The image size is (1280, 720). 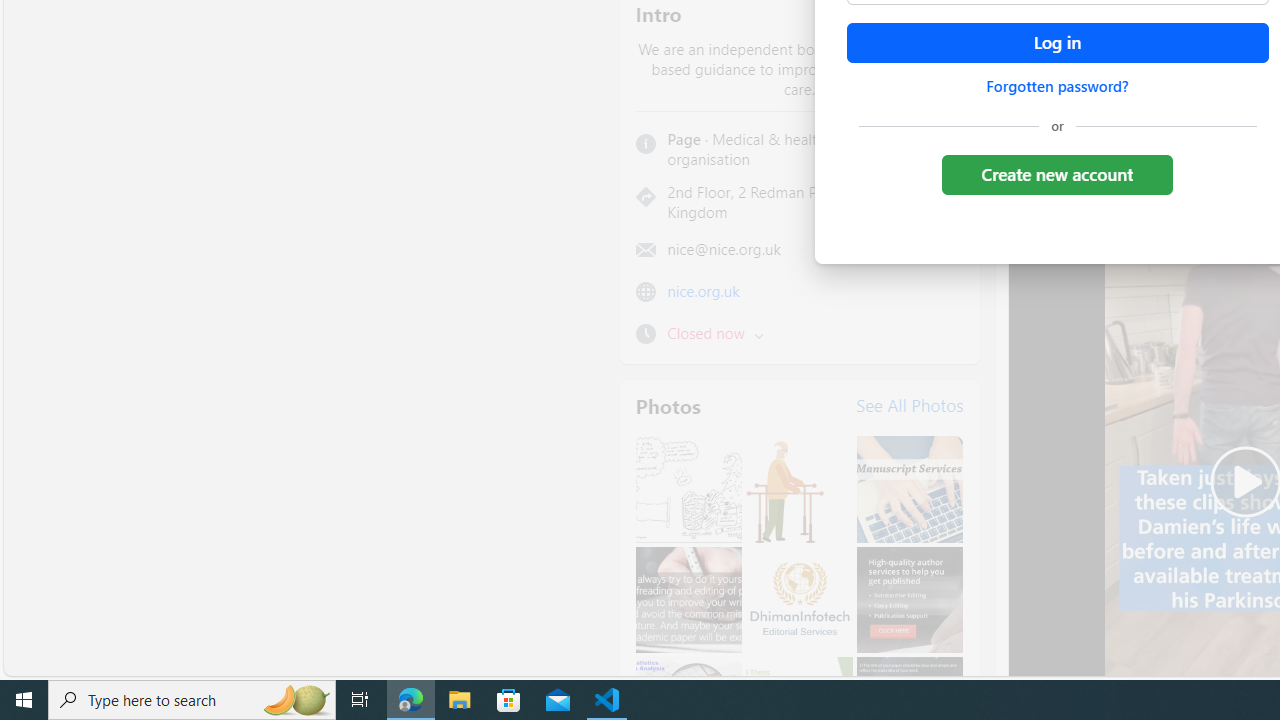 I want to click on 'Create new account', so click(x=1056, y=173).